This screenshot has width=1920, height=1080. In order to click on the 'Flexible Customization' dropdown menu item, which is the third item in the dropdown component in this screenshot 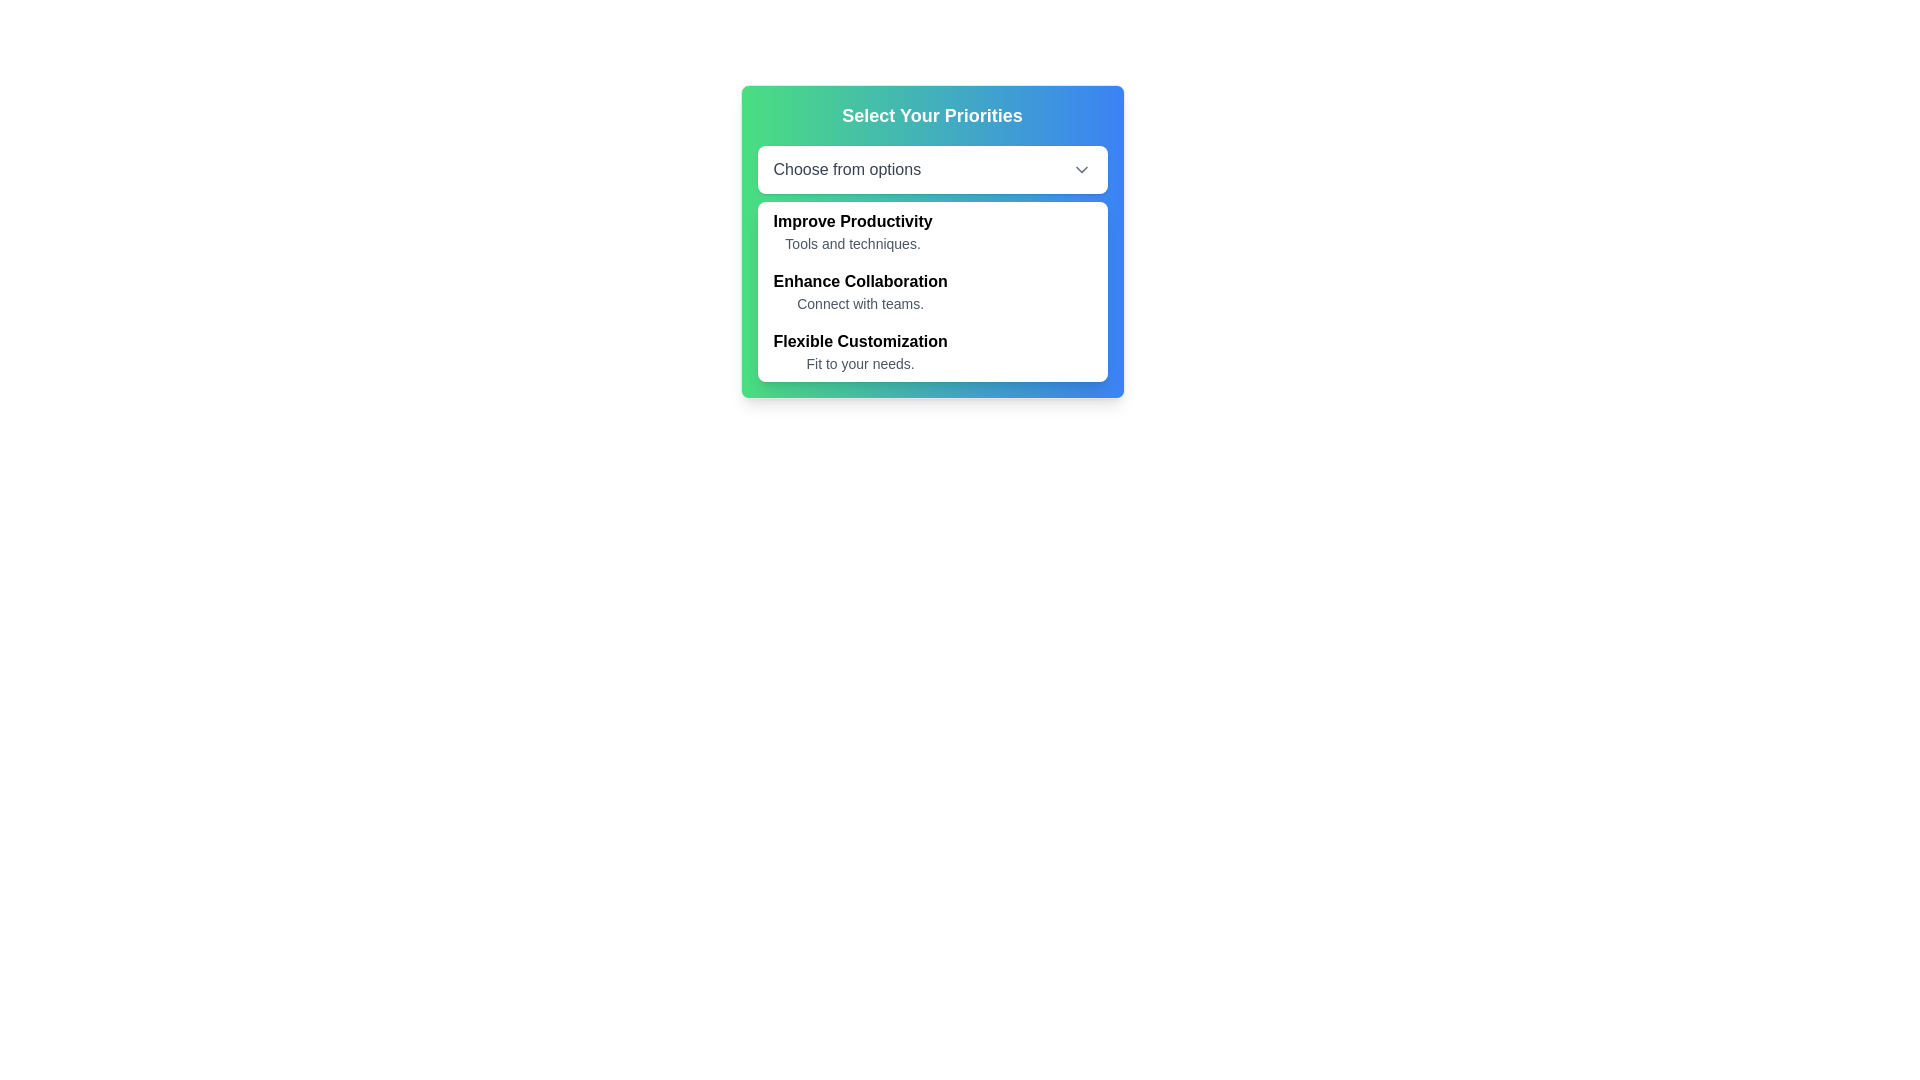, I will do `click(931, 350)`.